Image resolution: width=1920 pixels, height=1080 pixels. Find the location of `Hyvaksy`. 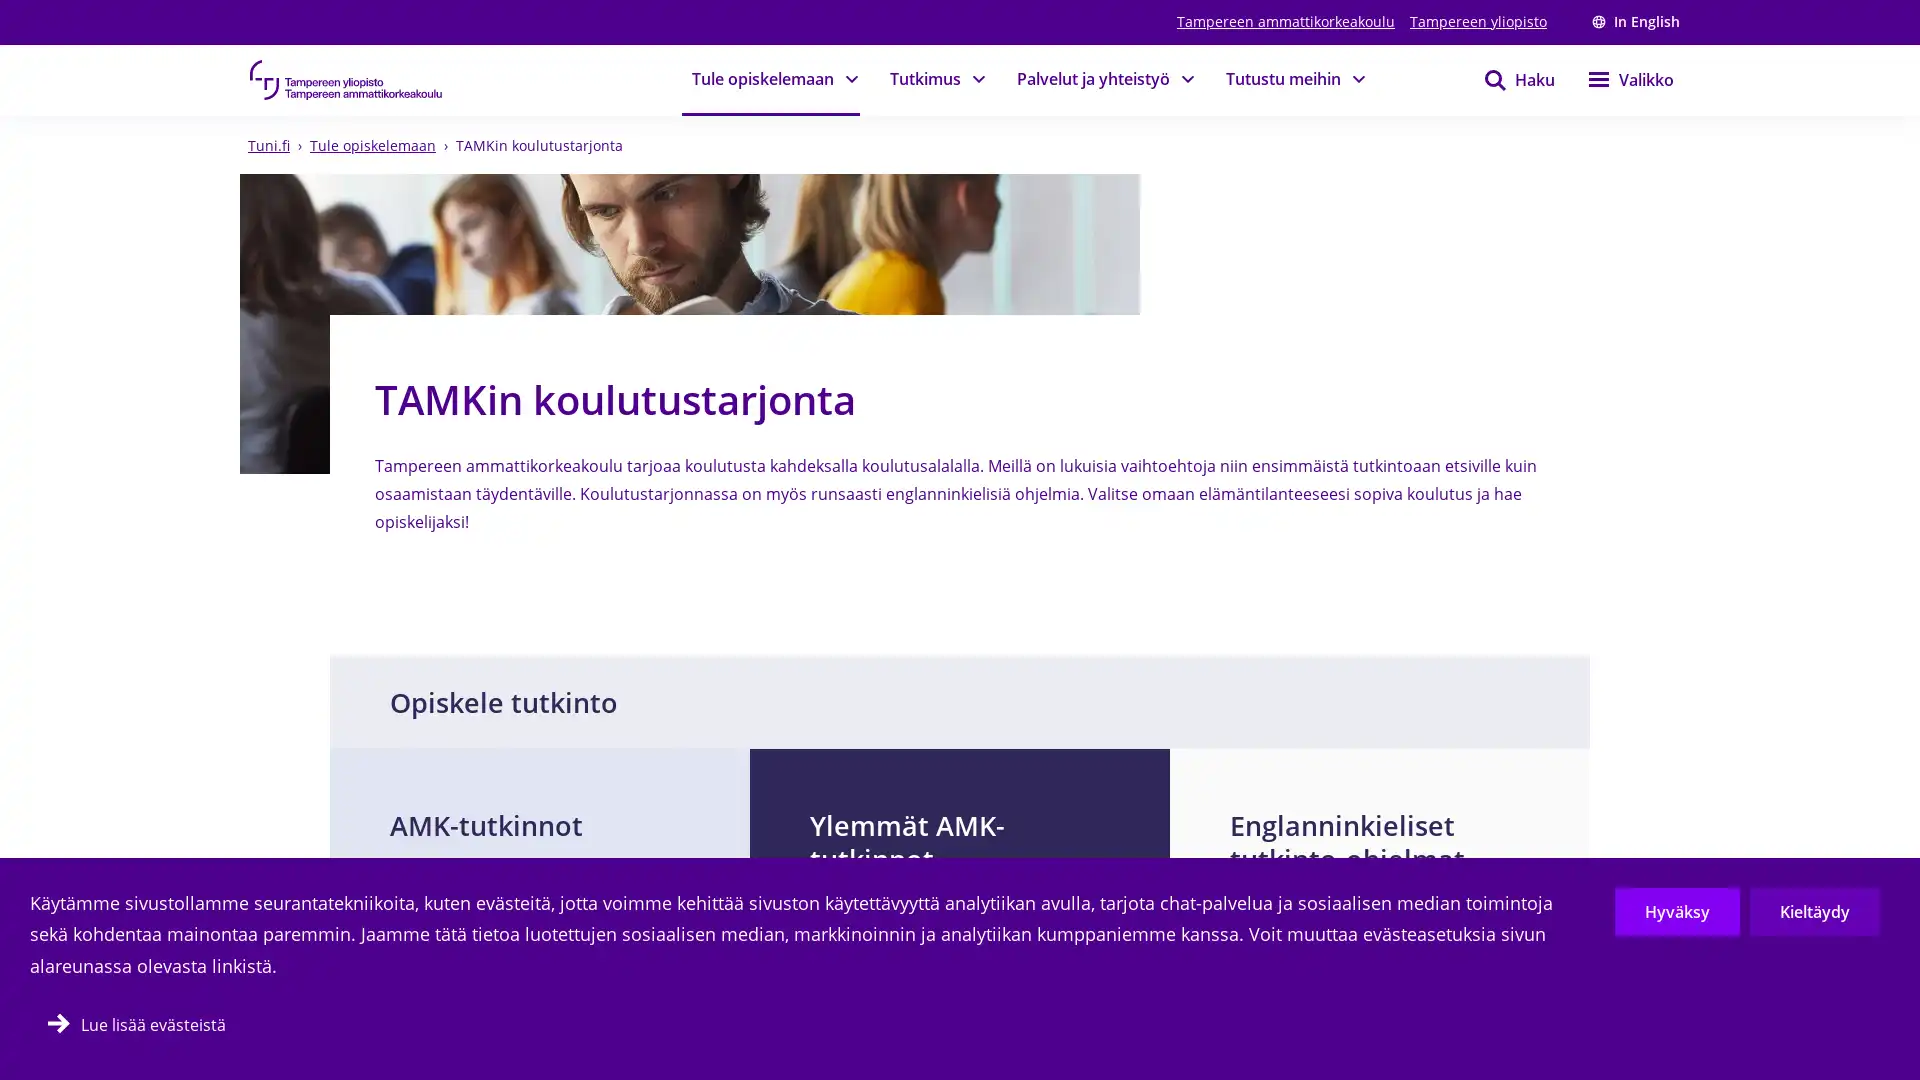

Hyvaksy is located at coordinates (1677, 910).